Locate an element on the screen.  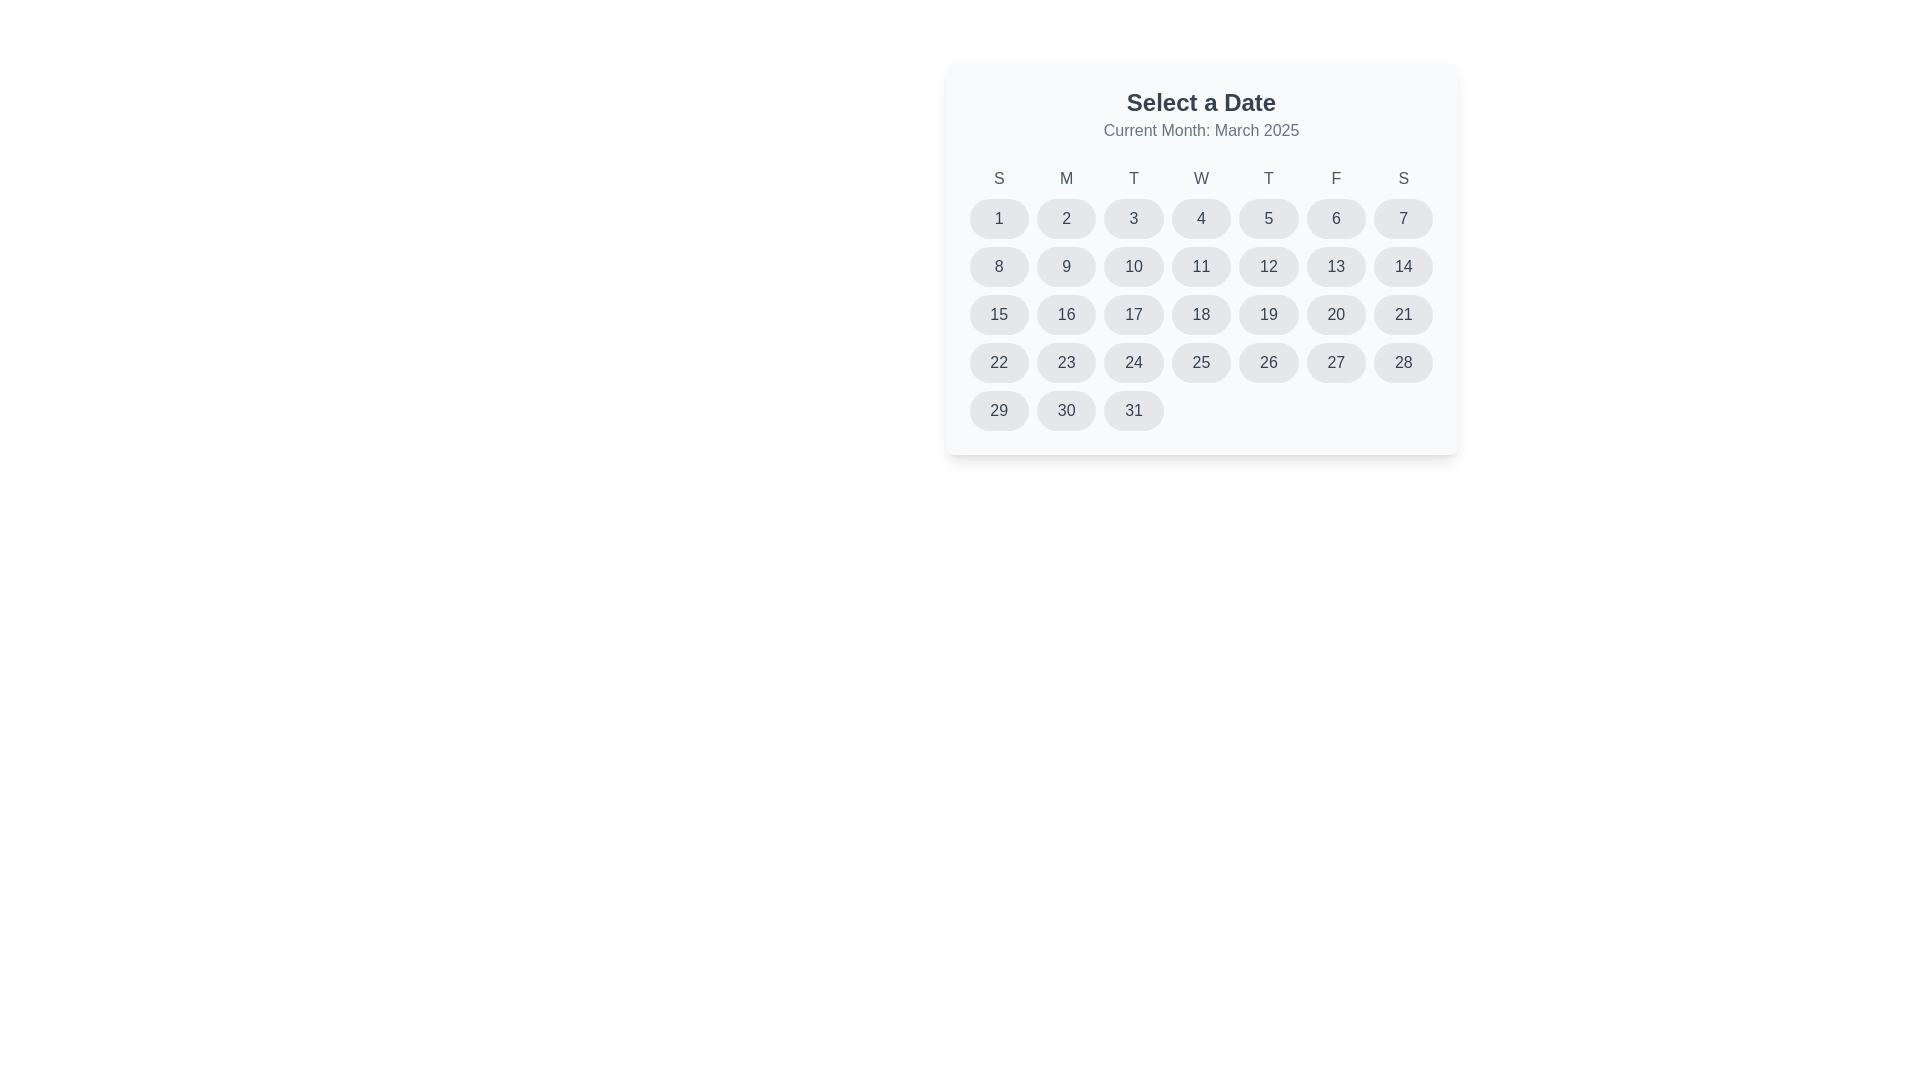
the button labeled '31' in the bottom-right corner of the calendar layout is located at coordinates (1134, 410).